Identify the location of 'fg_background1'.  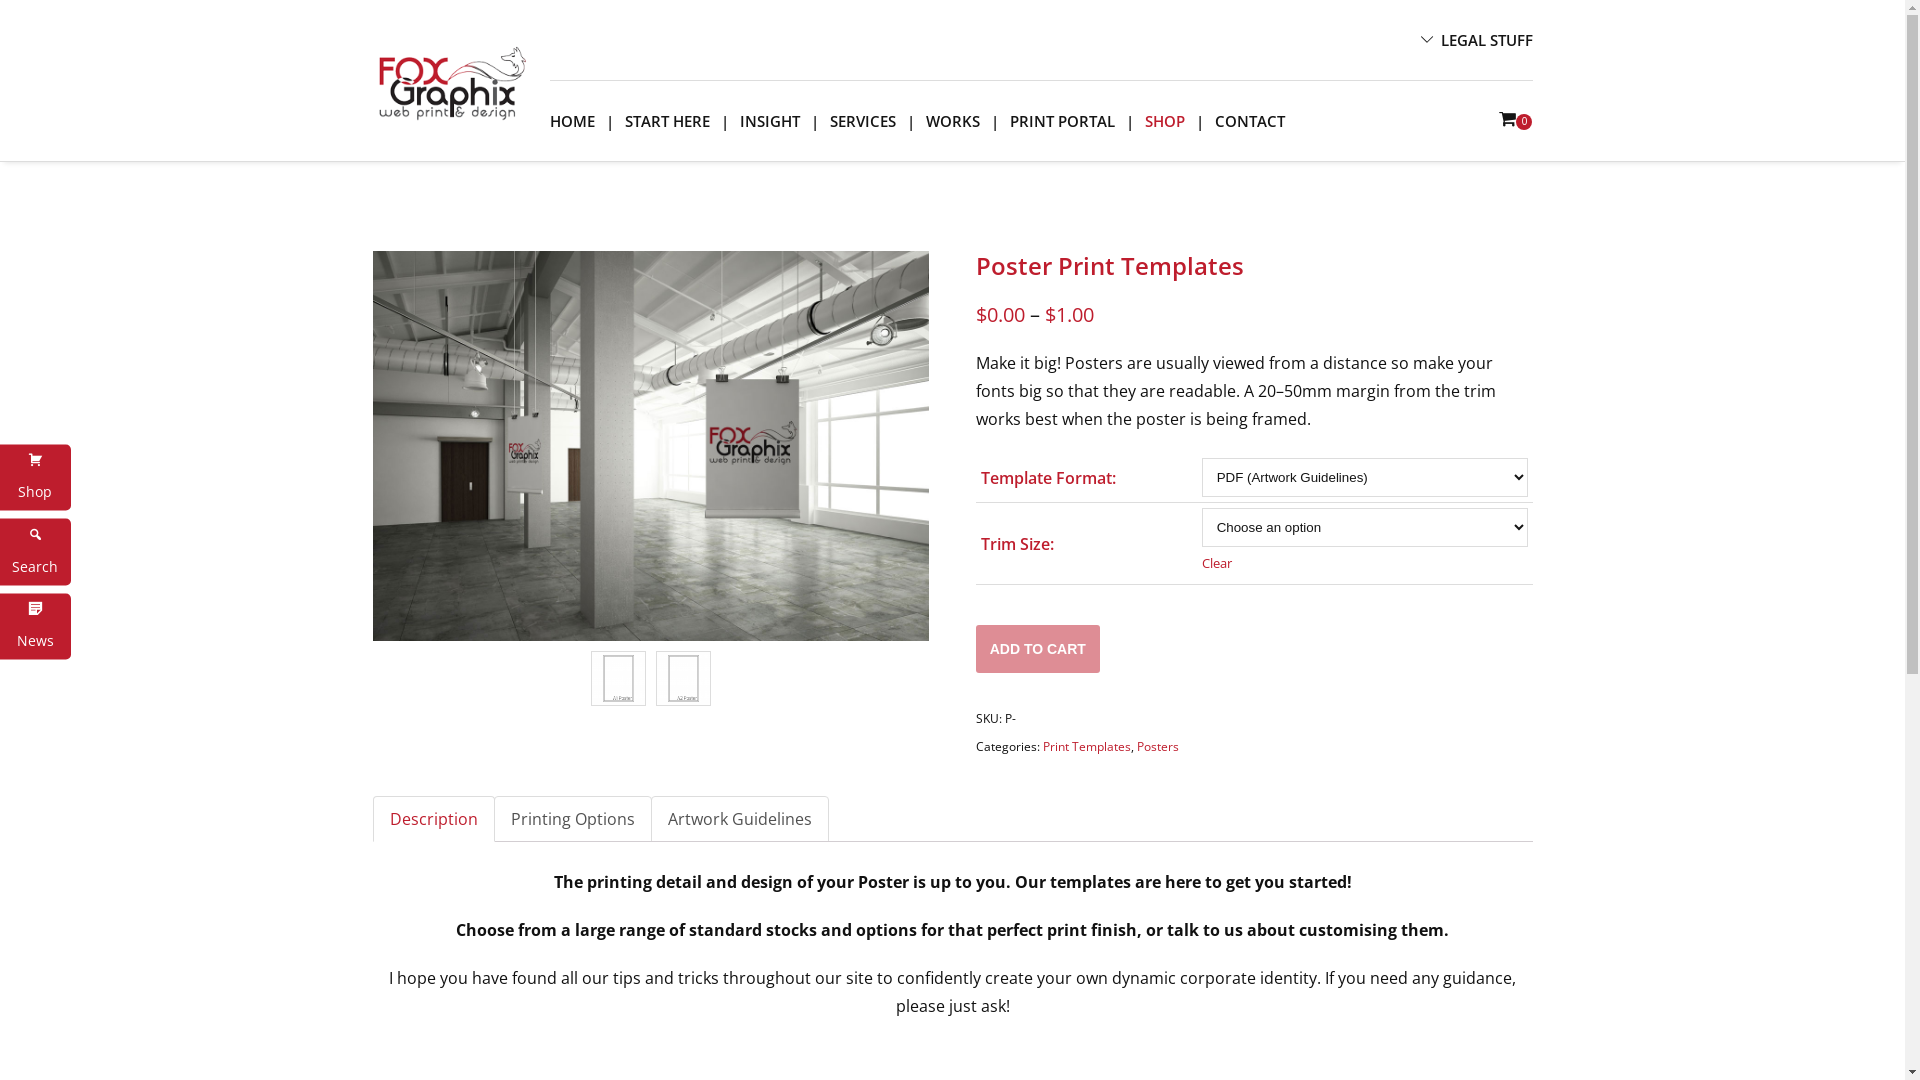
(650, 445).